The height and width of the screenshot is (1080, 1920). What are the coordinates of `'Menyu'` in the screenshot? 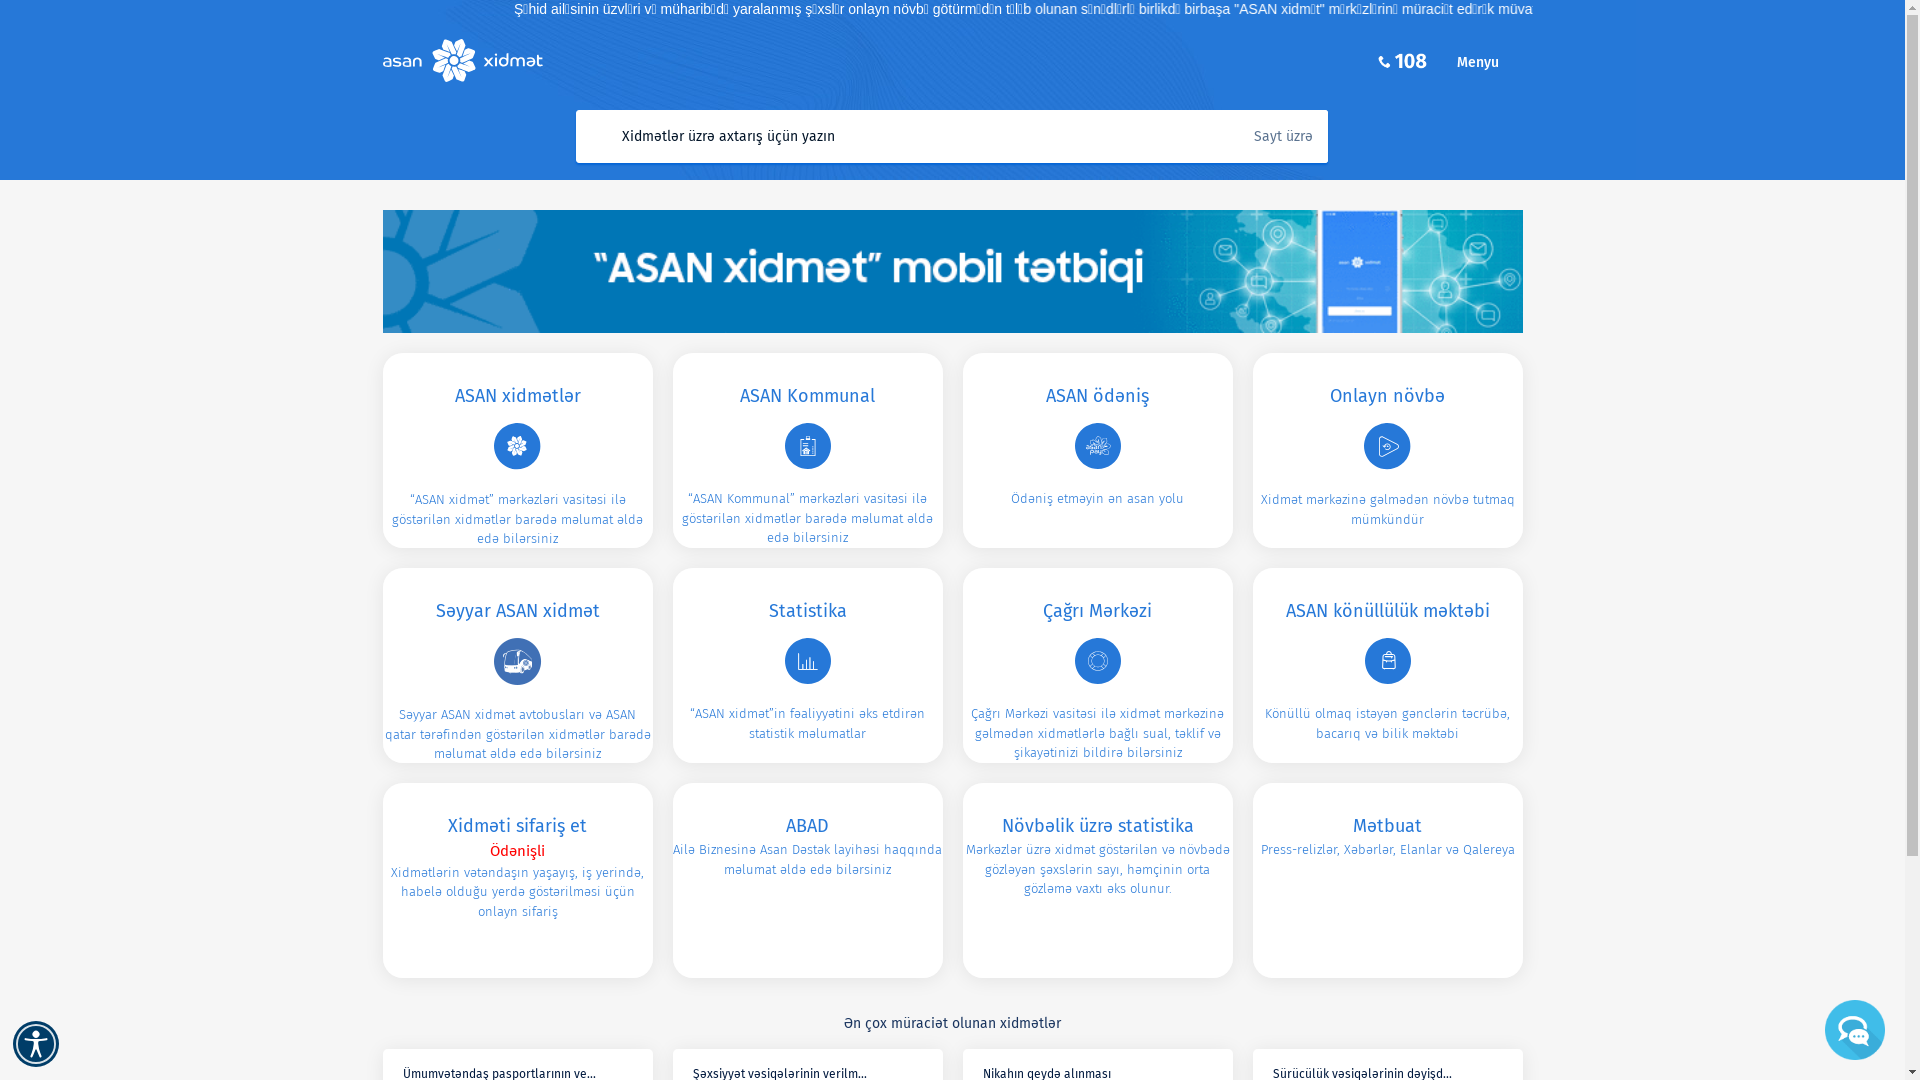 It's located at (1488, 60).